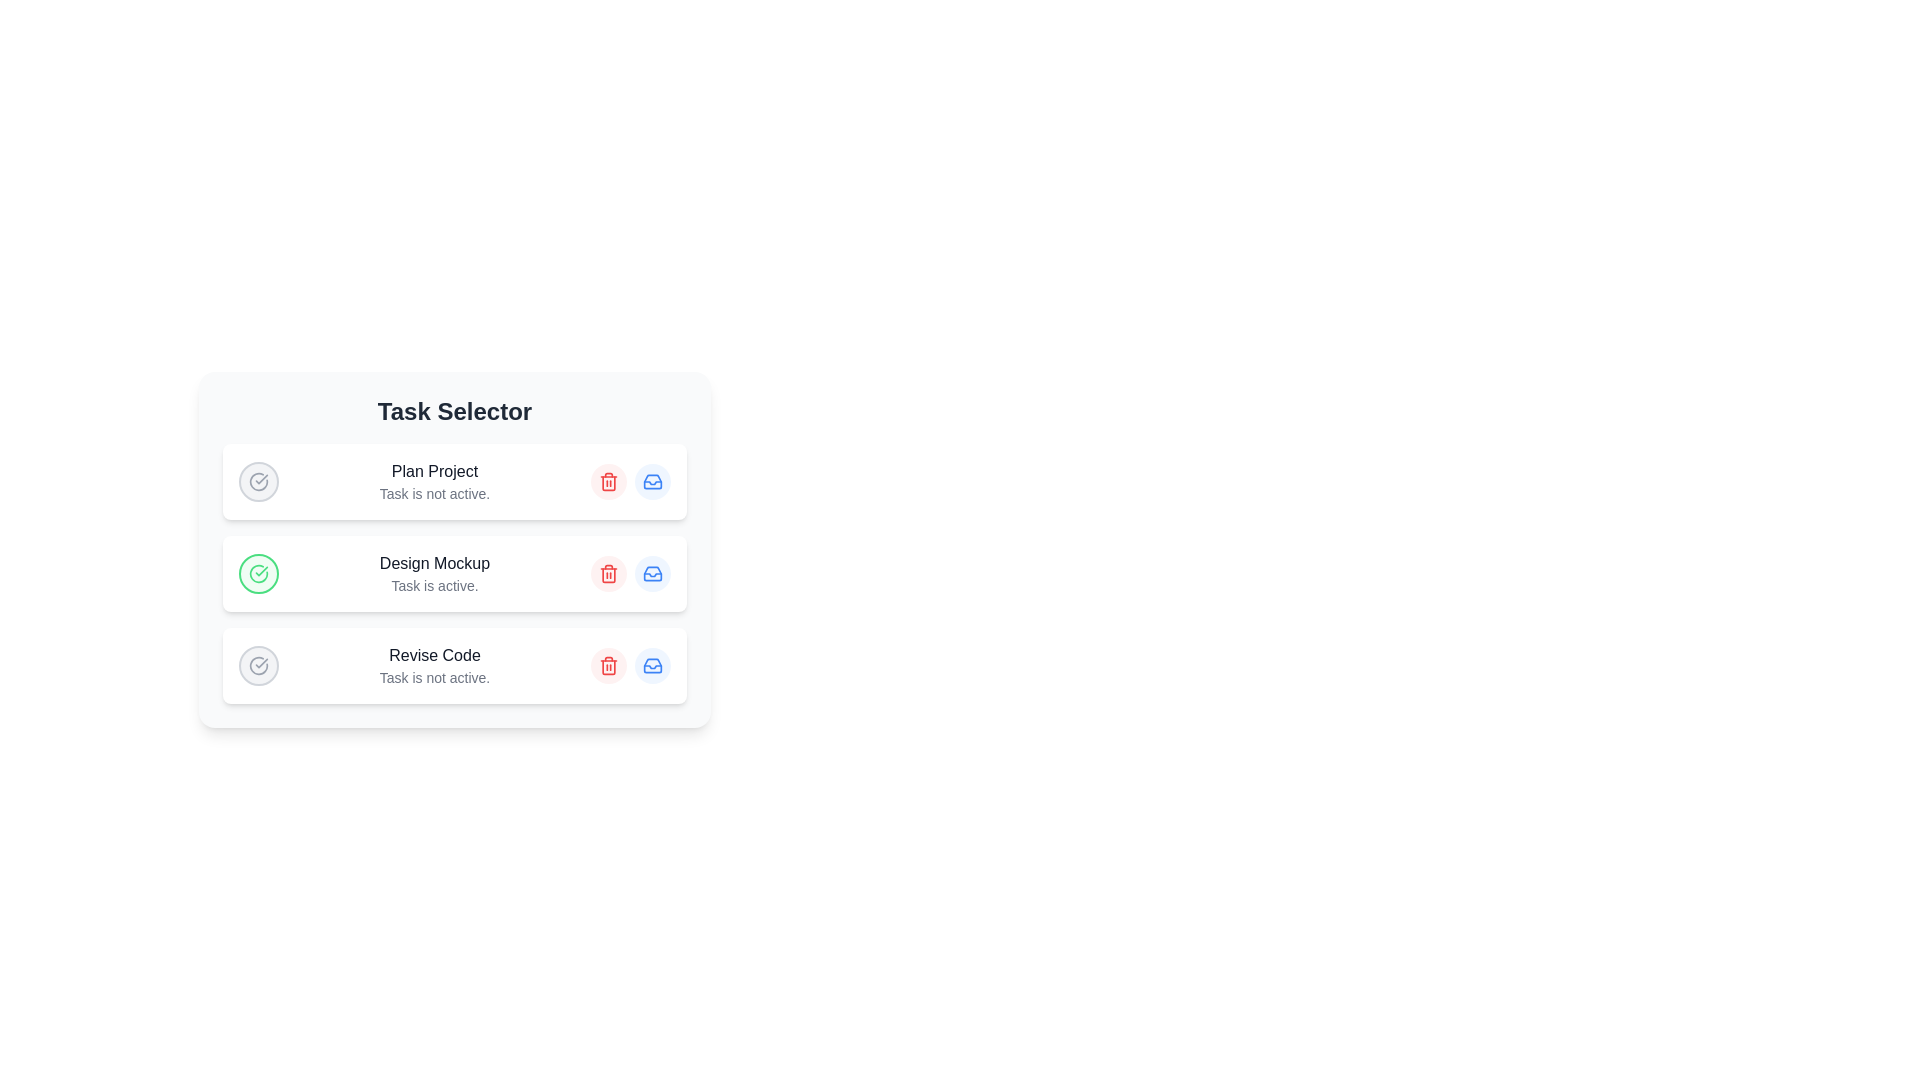 This screenshot has height=1080, width=1920. Describe the element at coordinates (434, 482) in the screenshot. I see `the informational text block that contains 'Plan Project' and 'Task is not active.' within the first card in the vertical list of task items` at that location.